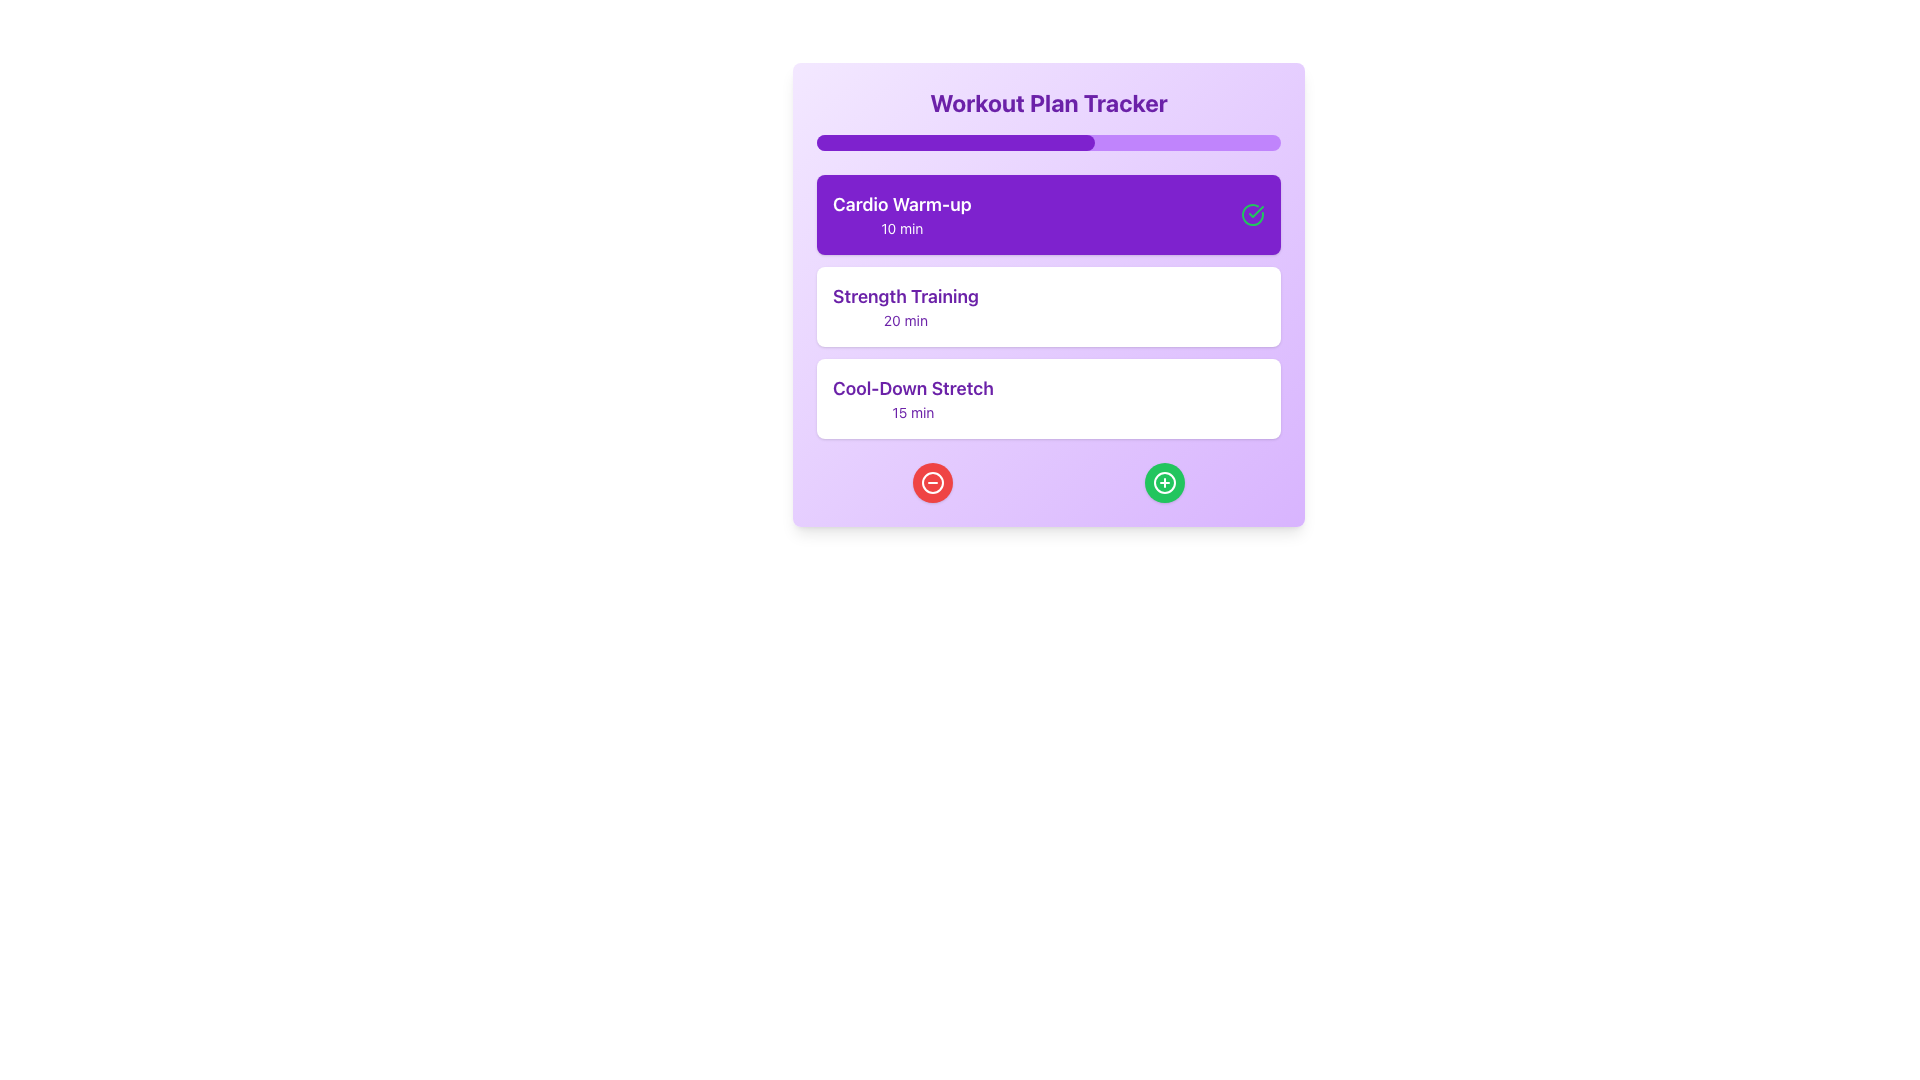 The width and height of the screenshot is (1920, 1080). Describe the element at coordinates (1048, 307) in the screenshot. I see `the 'Strength Training' list item card, which is the second card in the 'Workout Plan Tracker' section` at that location.